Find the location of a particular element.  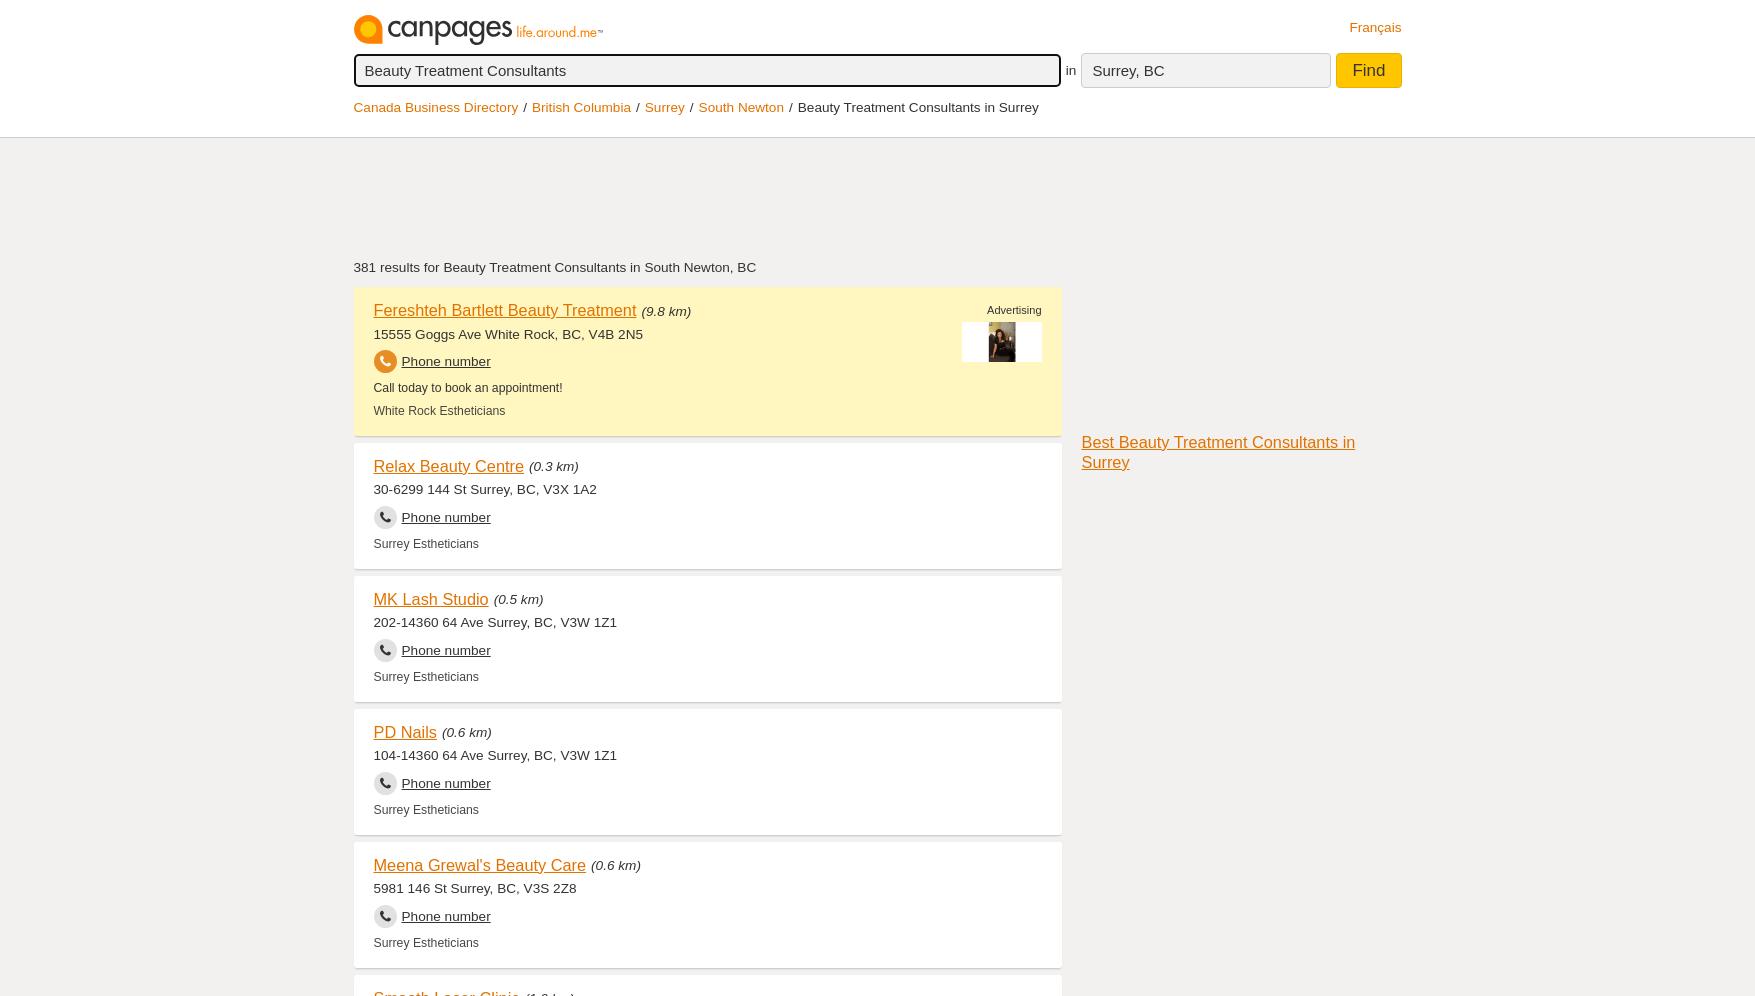

'(0.3 km)' is located at coordinates (552, 465).